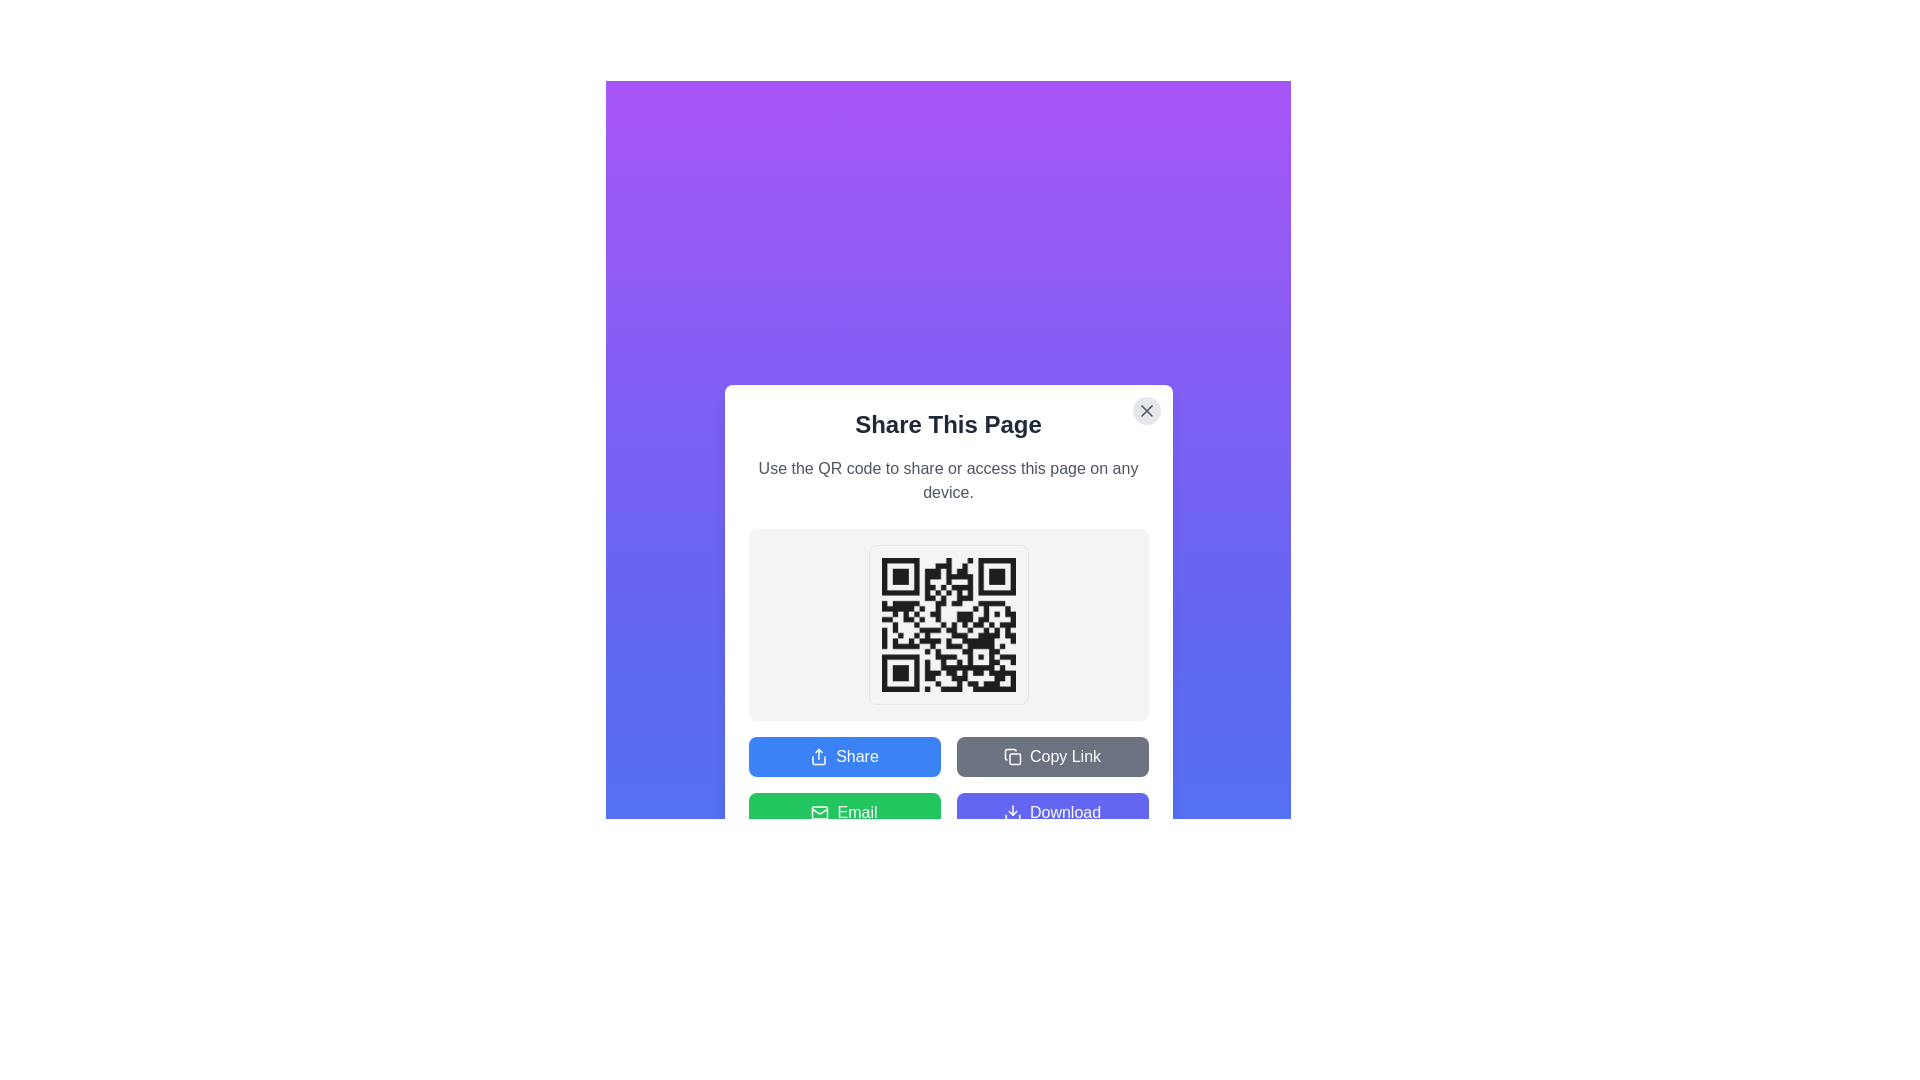 This screenshot has width=1920, height=1080. I want to click on the 'Download' button located at the bottom-right corner of the card, which contains the decorative icon indicating the download functionality, so click(1012, 813).